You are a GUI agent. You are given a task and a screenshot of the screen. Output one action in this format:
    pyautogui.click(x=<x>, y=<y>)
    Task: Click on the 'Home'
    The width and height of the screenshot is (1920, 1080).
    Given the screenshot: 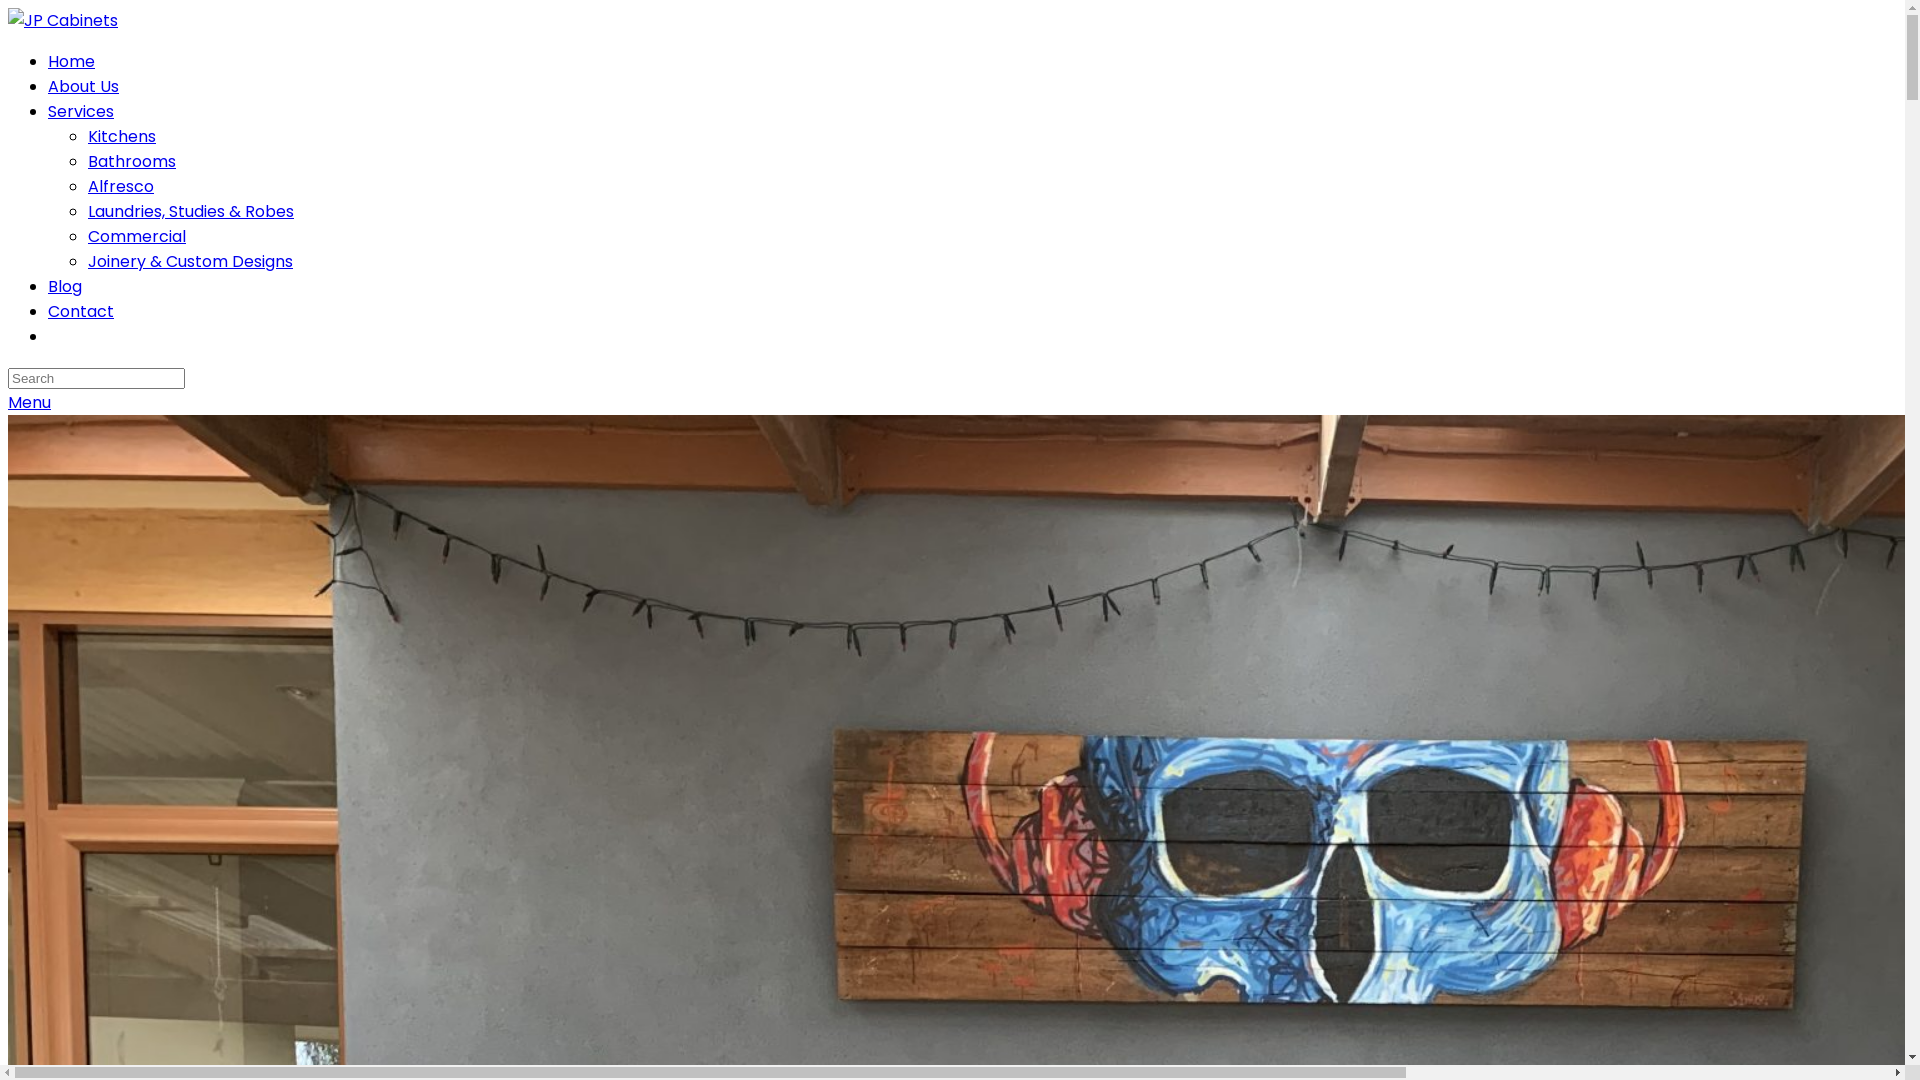 What is the action you would take?
    pyautogui.click(x=71, y=60)
    